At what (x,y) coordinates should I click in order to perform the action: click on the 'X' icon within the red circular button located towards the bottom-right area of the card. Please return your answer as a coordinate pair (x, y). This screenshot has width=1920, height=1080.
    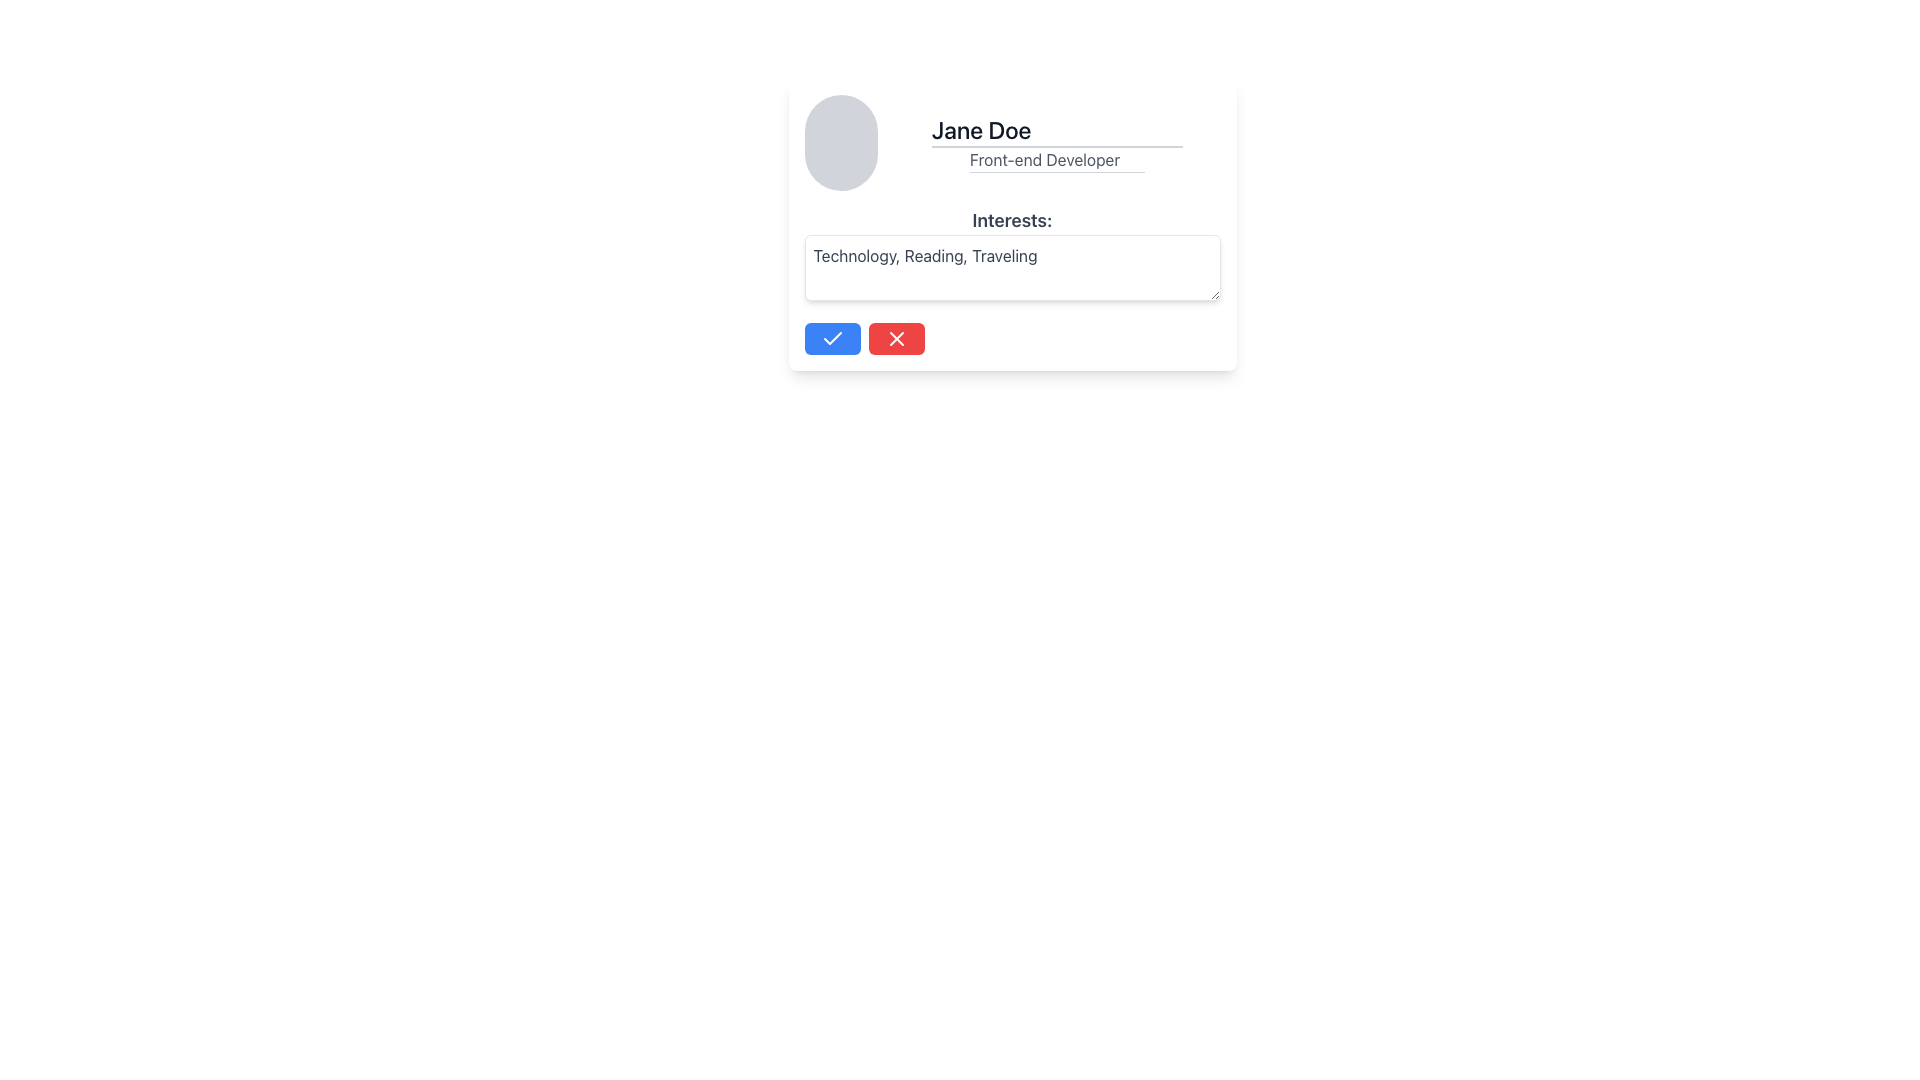
    Looking at the image, I should click on (895, 338).